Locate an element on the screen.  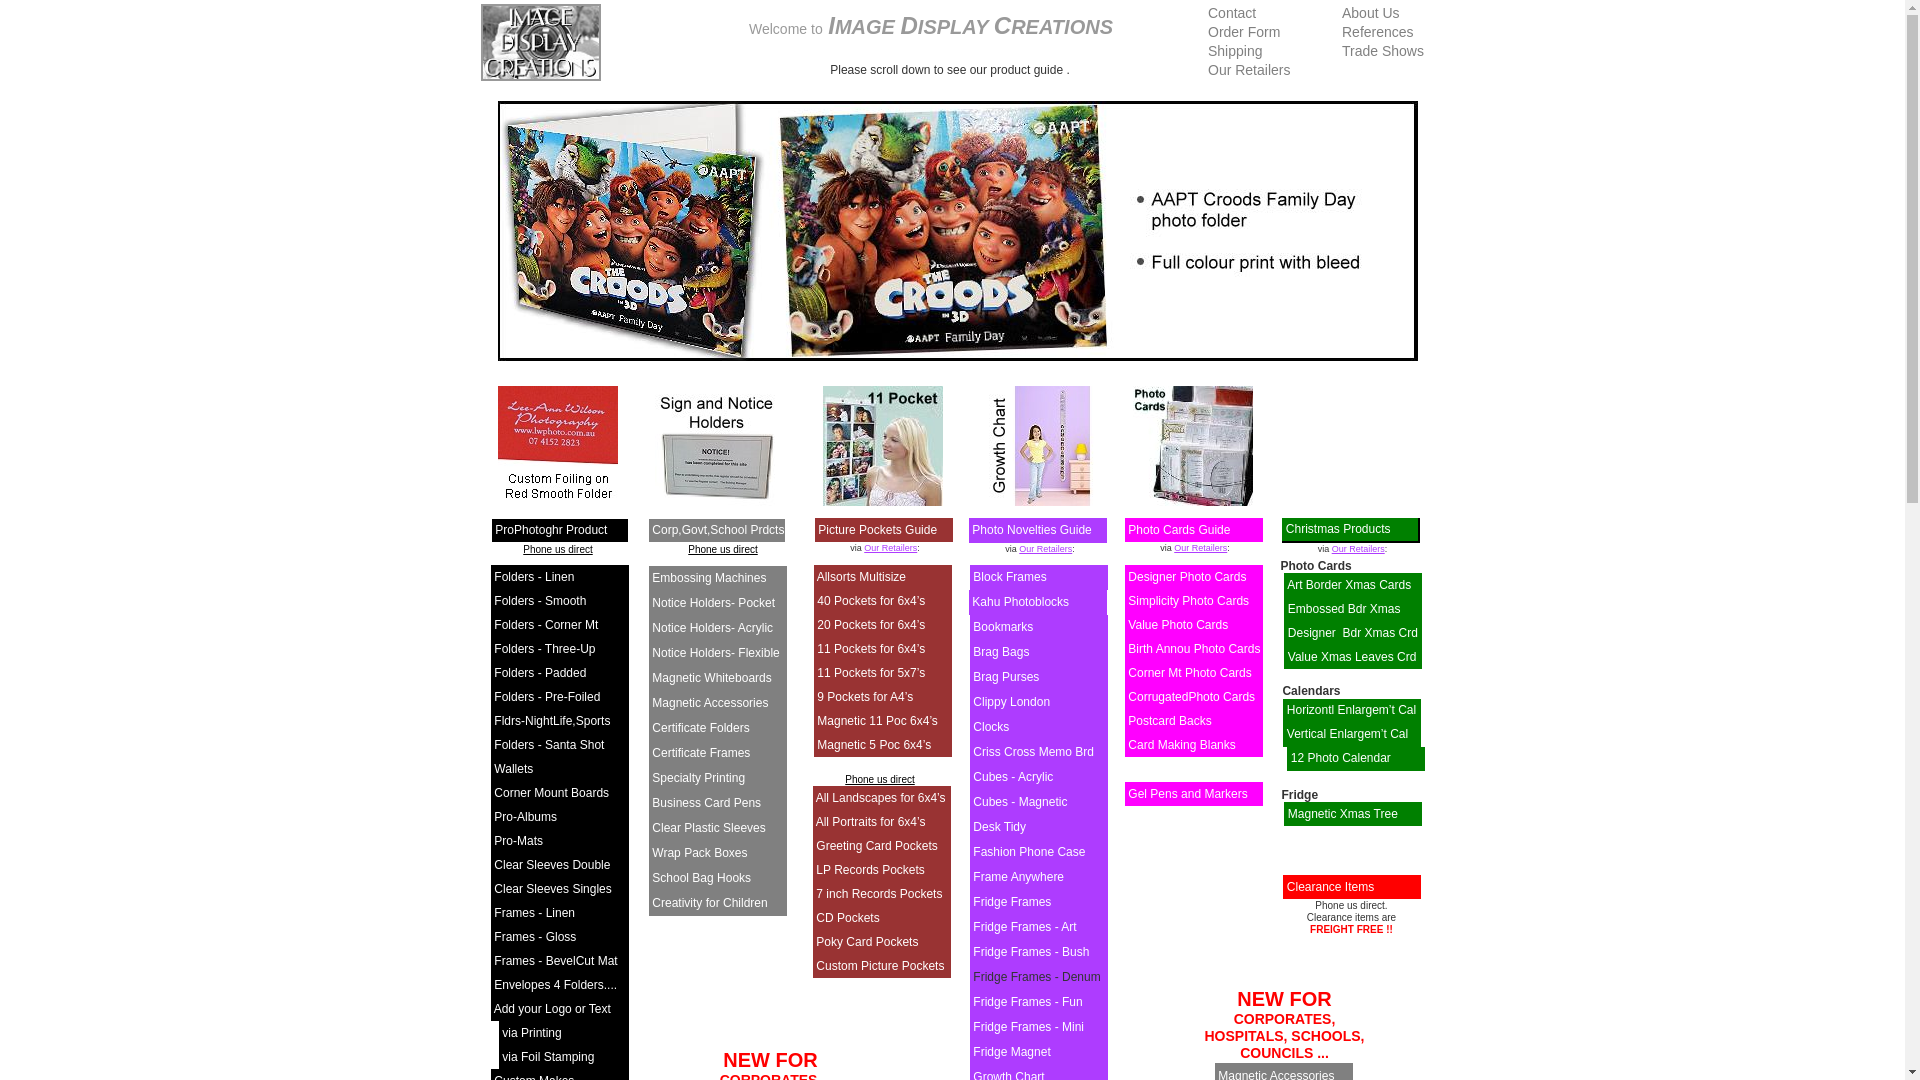
'Corner Mount Boards' is located at coordinates (551, 792).